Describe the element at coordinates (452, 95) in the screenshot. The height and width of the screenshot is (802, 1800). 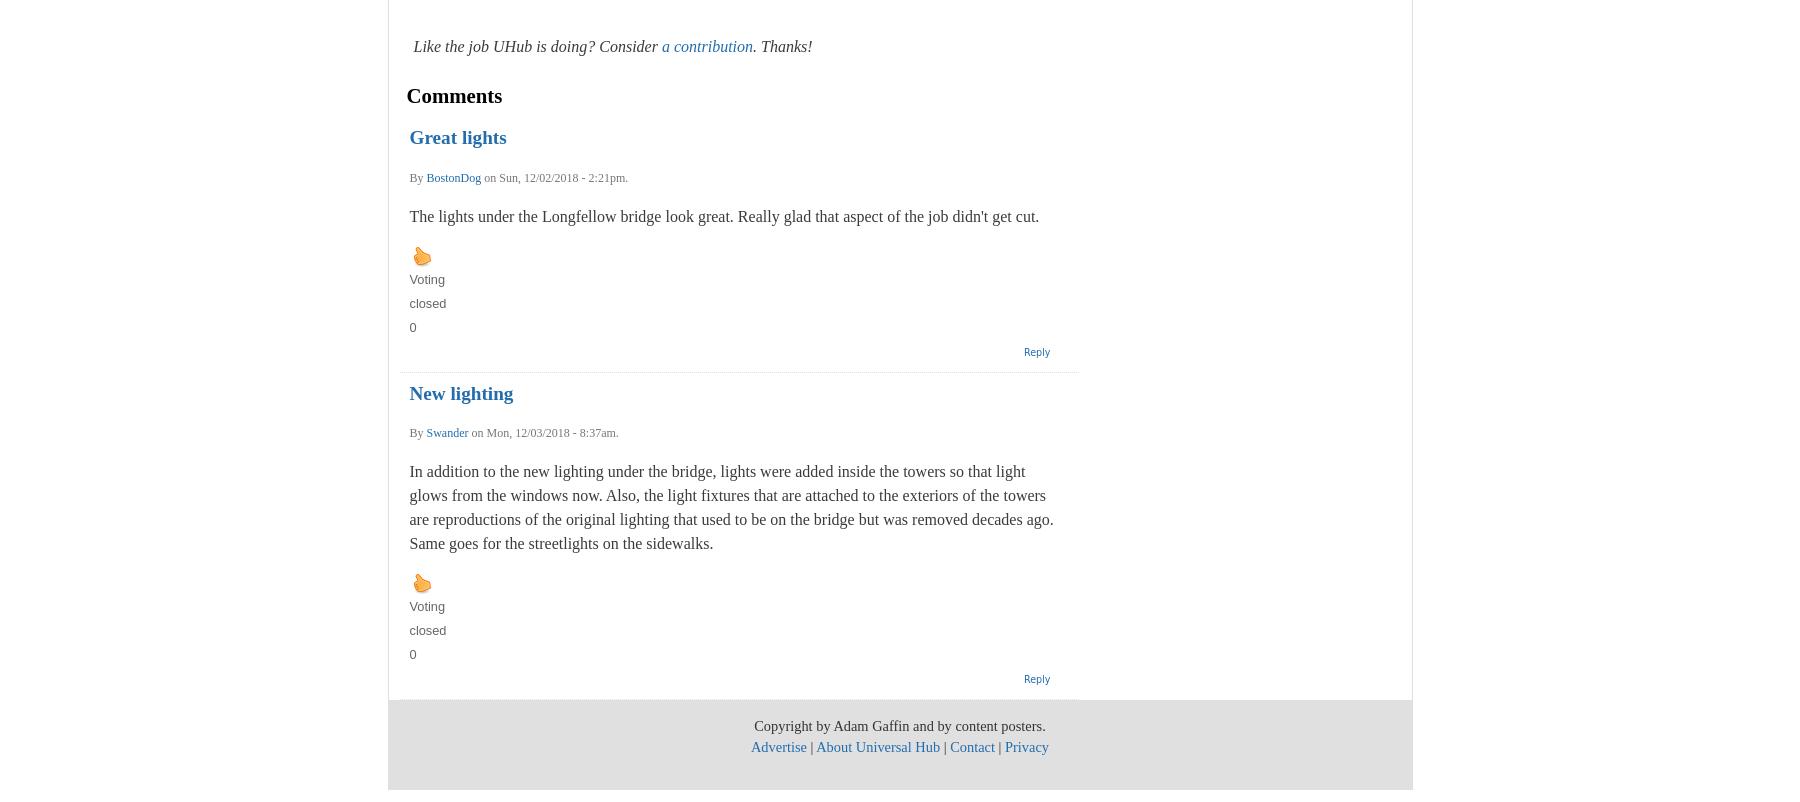
I see `'Comments'` at that location.